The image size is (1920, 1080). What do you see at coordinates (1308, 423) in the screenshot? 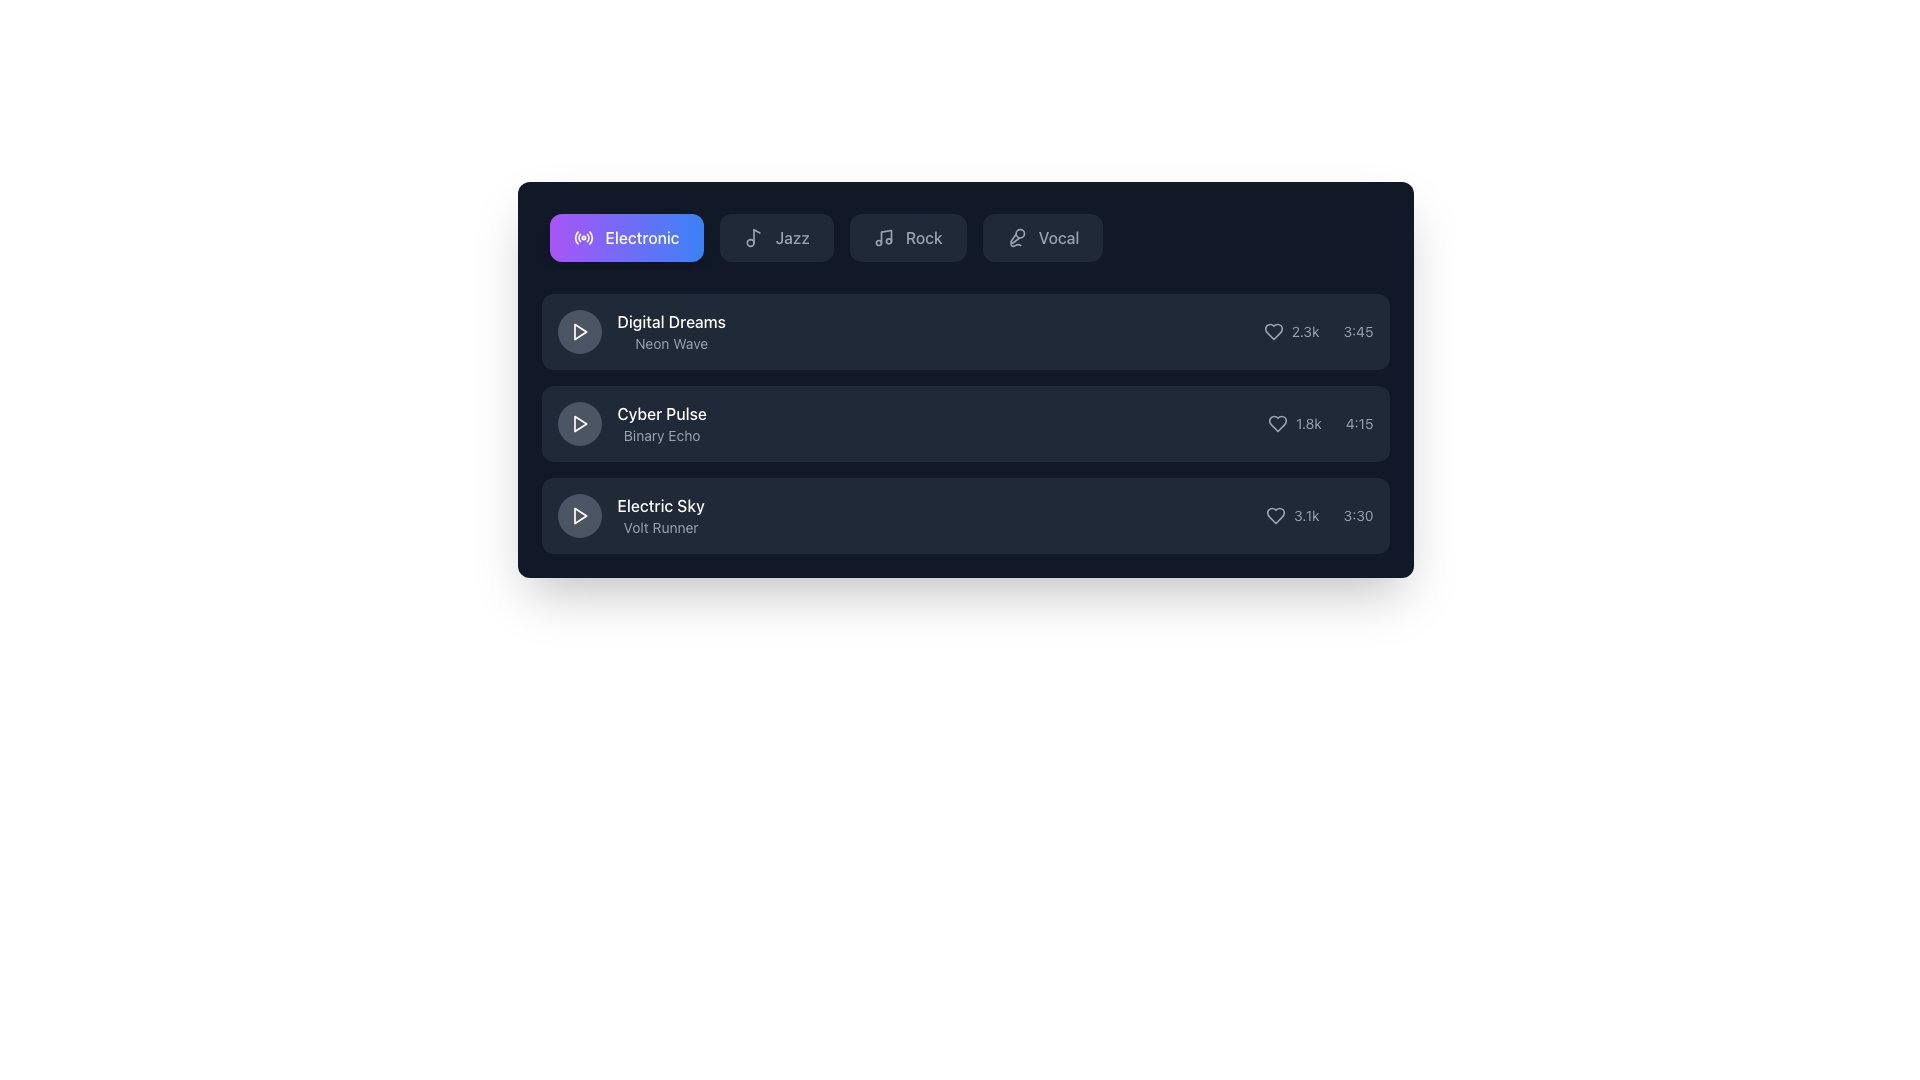
I see `number displayed in the text label showing '1.8k', which is part of a like or favorites counter next to a heart icon` at bounding box center [1308, 423].